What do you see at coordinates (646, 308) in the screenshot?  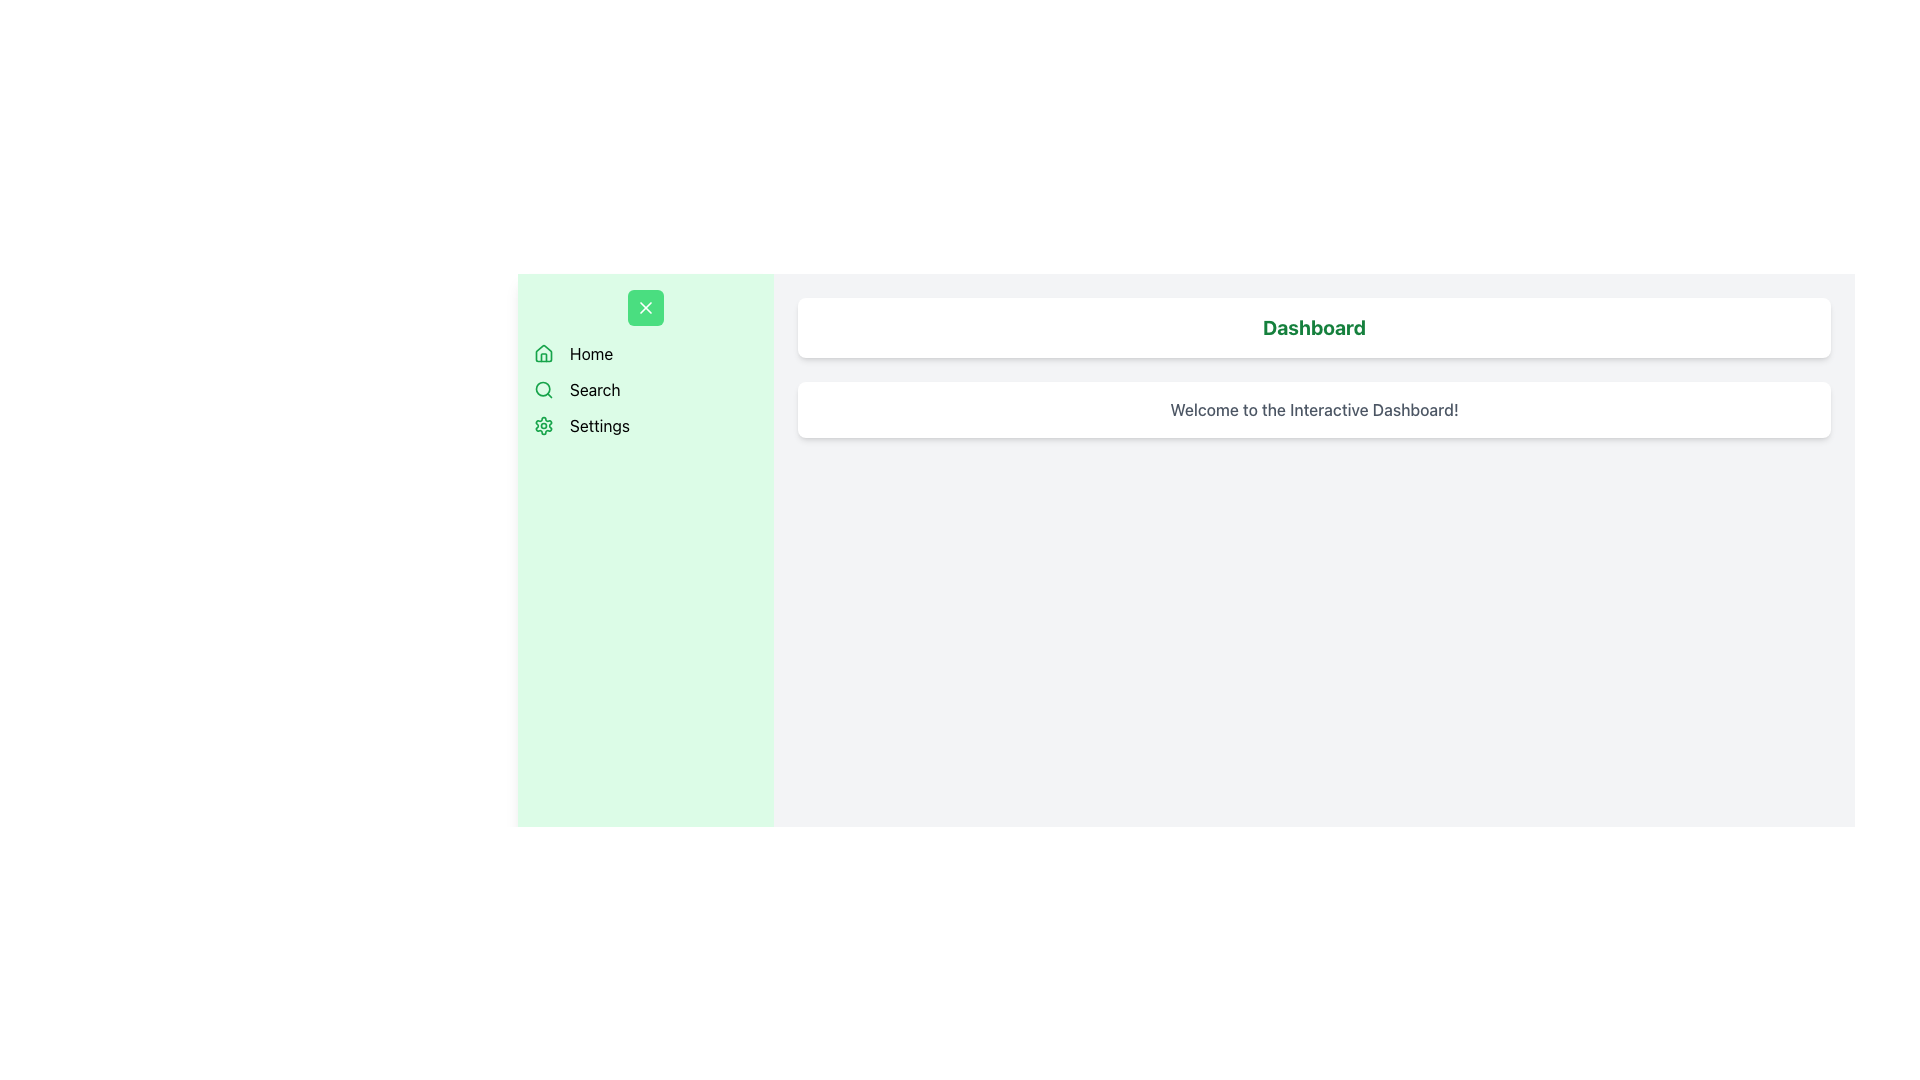 I see `the small diagonal cross ('X') icon within the green square button at the top of the vertical sidebar menu` at bounding box center [646, 308].